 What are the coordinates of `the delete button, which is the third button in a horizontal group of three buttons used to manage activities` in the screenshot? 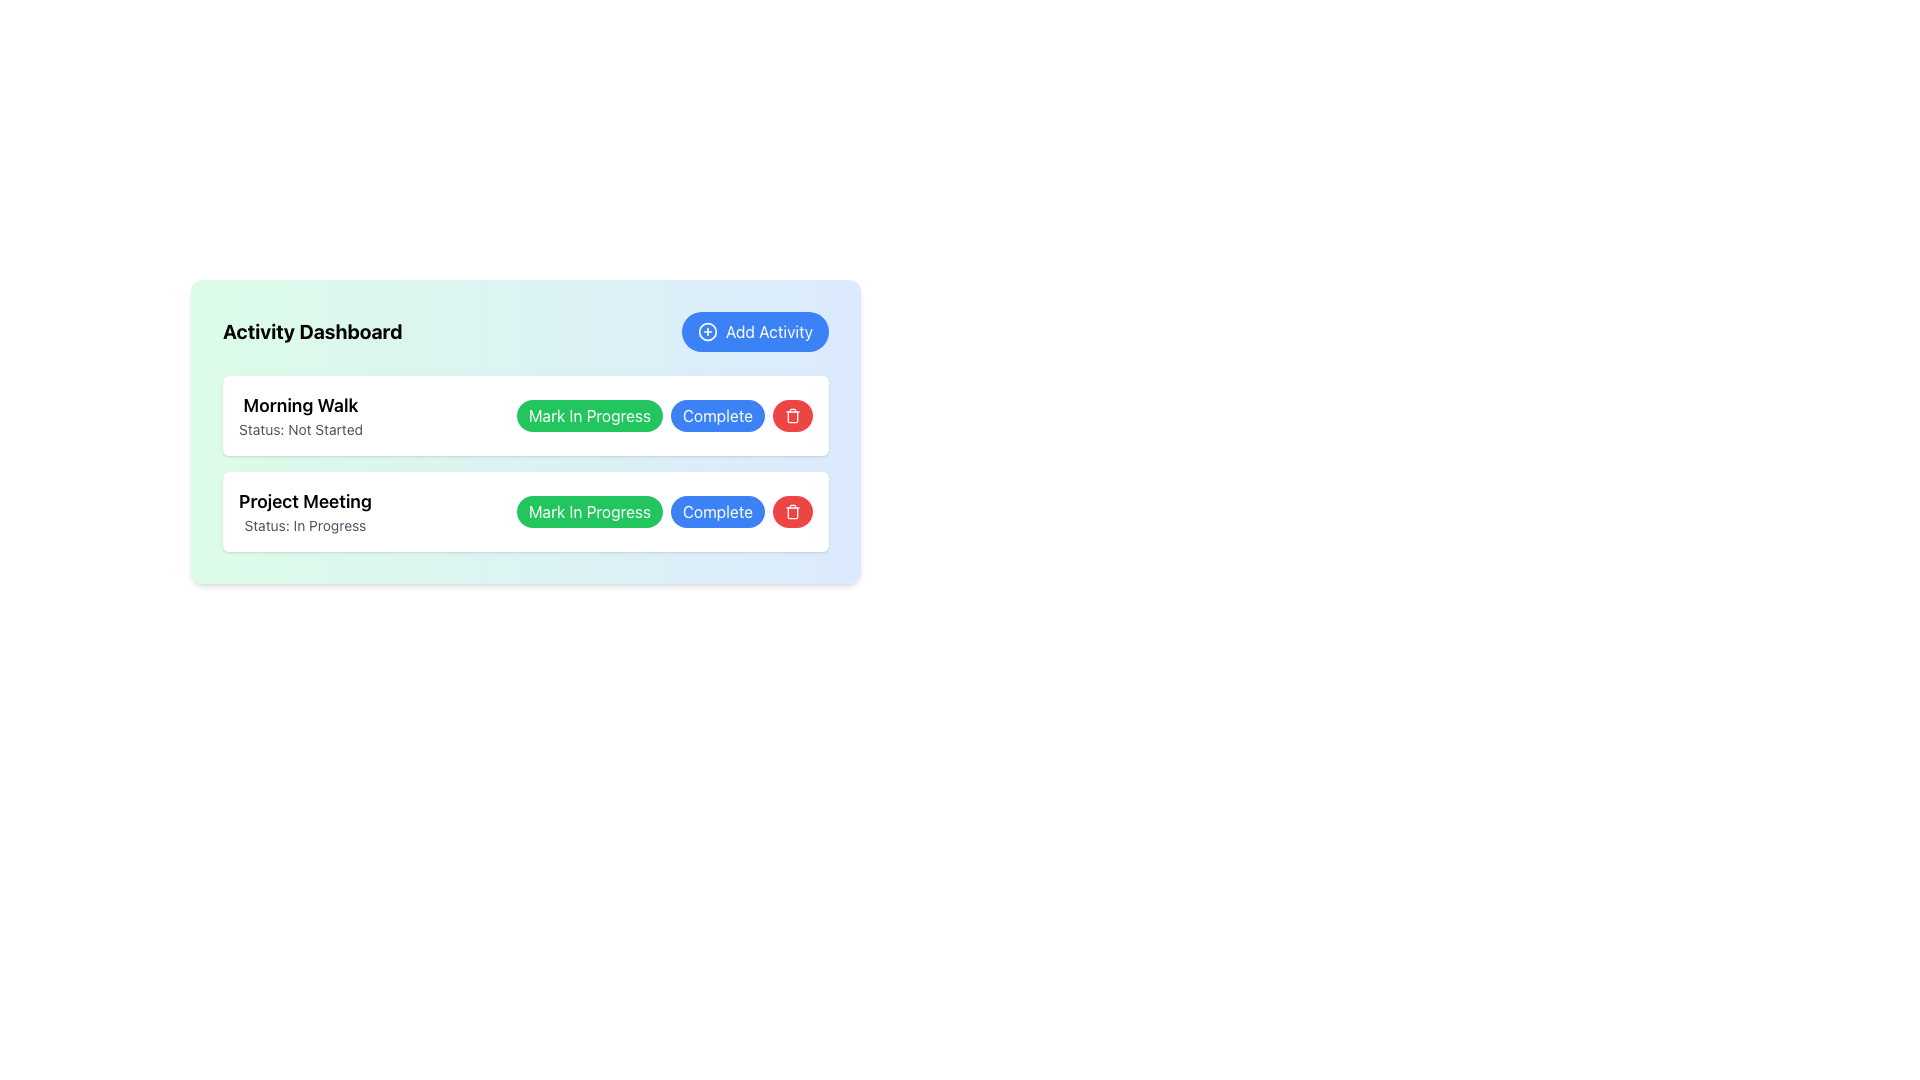 It's located at (791, 415).